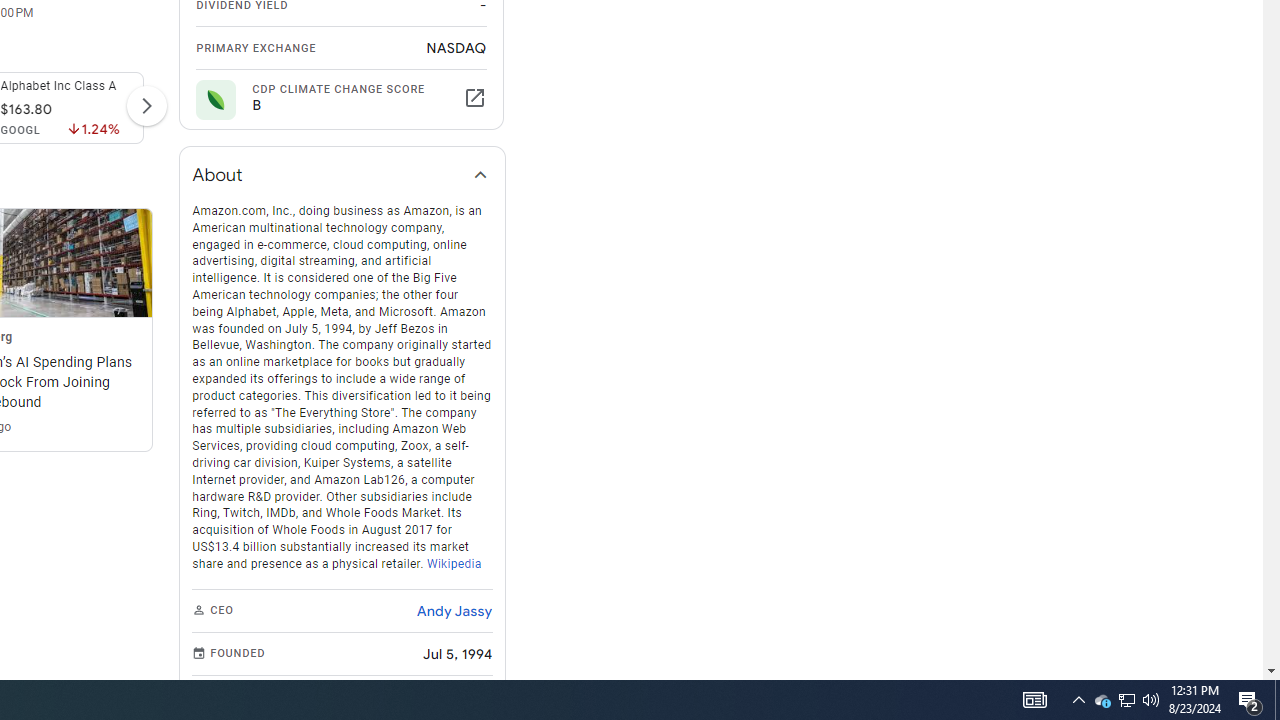 Image resolution: width=1280 pixels, height=720 pixels. I want to click on 'Andy Jassy', so click(453, 609).